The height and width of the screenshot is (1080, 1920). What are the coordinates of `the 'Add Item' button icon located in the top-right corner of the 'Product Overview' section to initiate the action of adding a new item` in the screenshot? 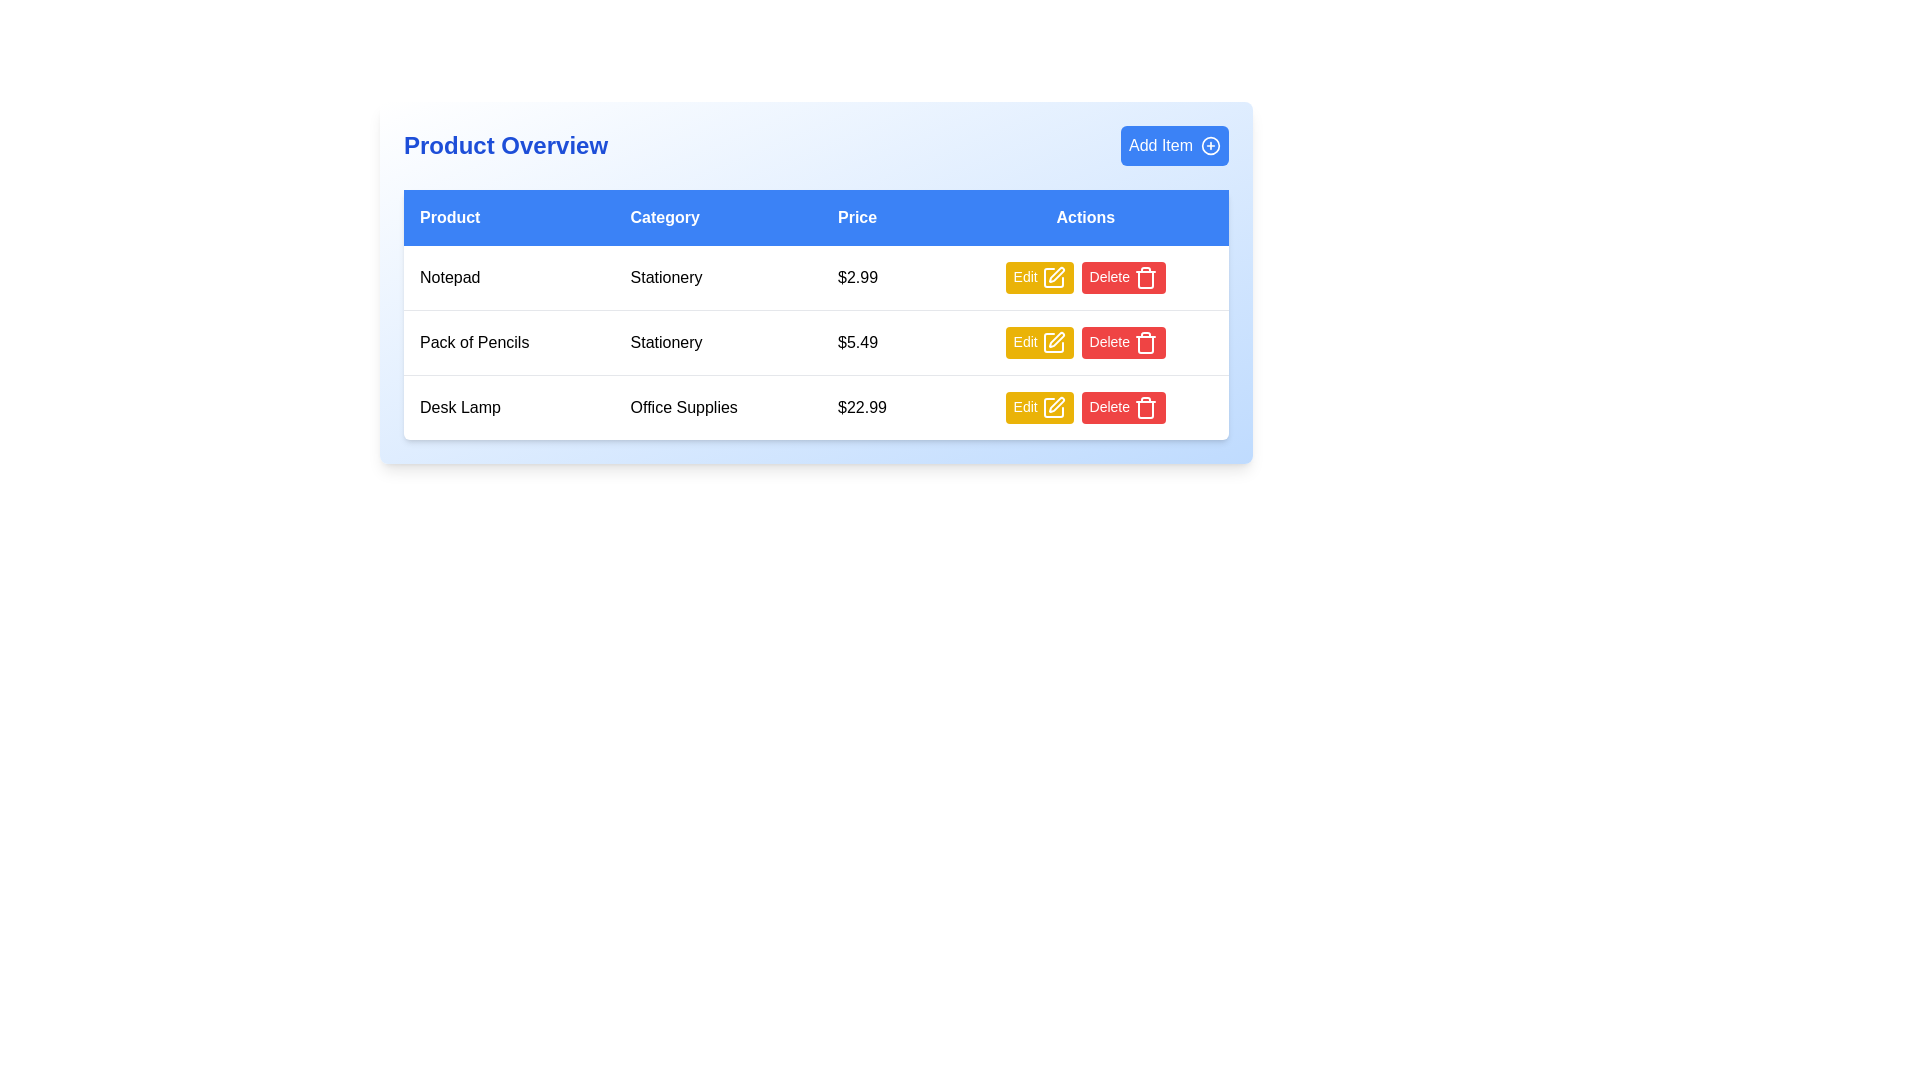 It's located at (1209, 145).